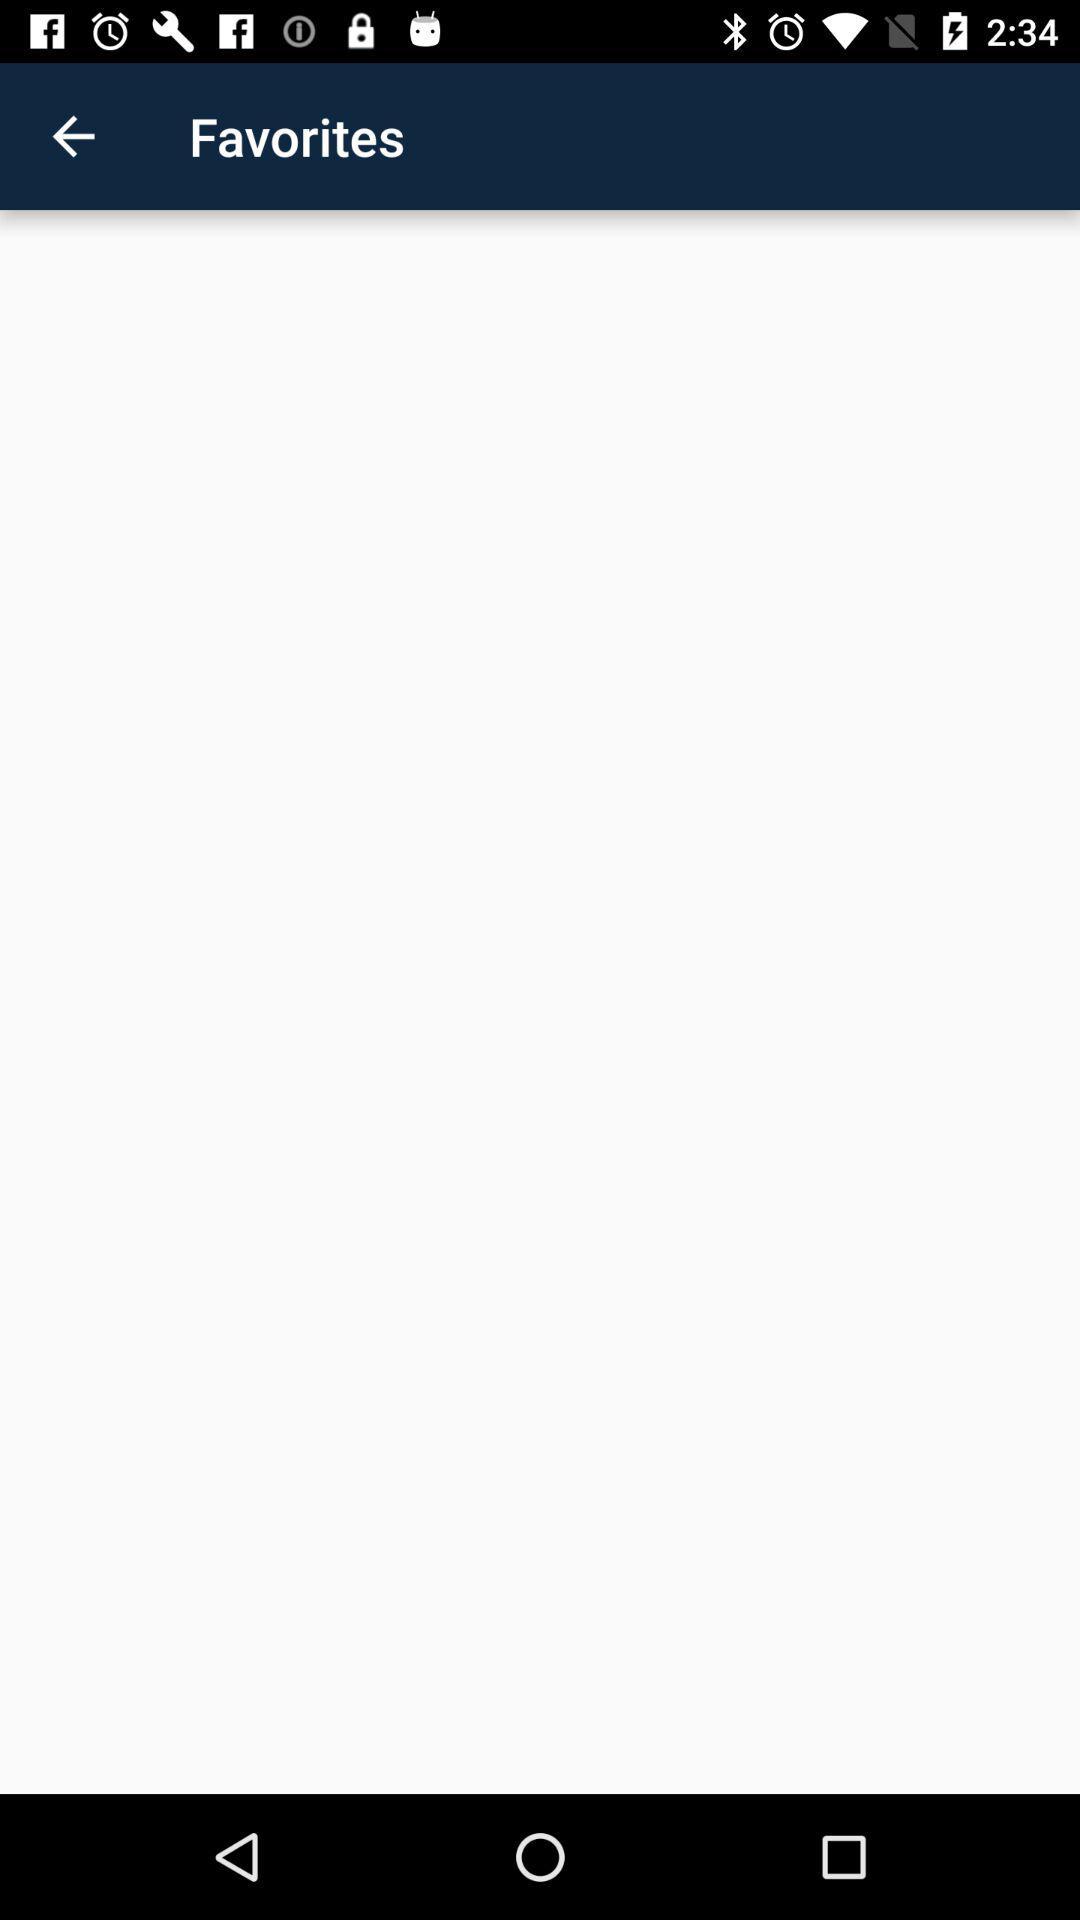 The height and width of the screenshot is (1920, 1080). What do you see at coordinates (72, 135) in the screenshot?
I see `the app to the left of the favorites app` at bounding box center [72, 135].